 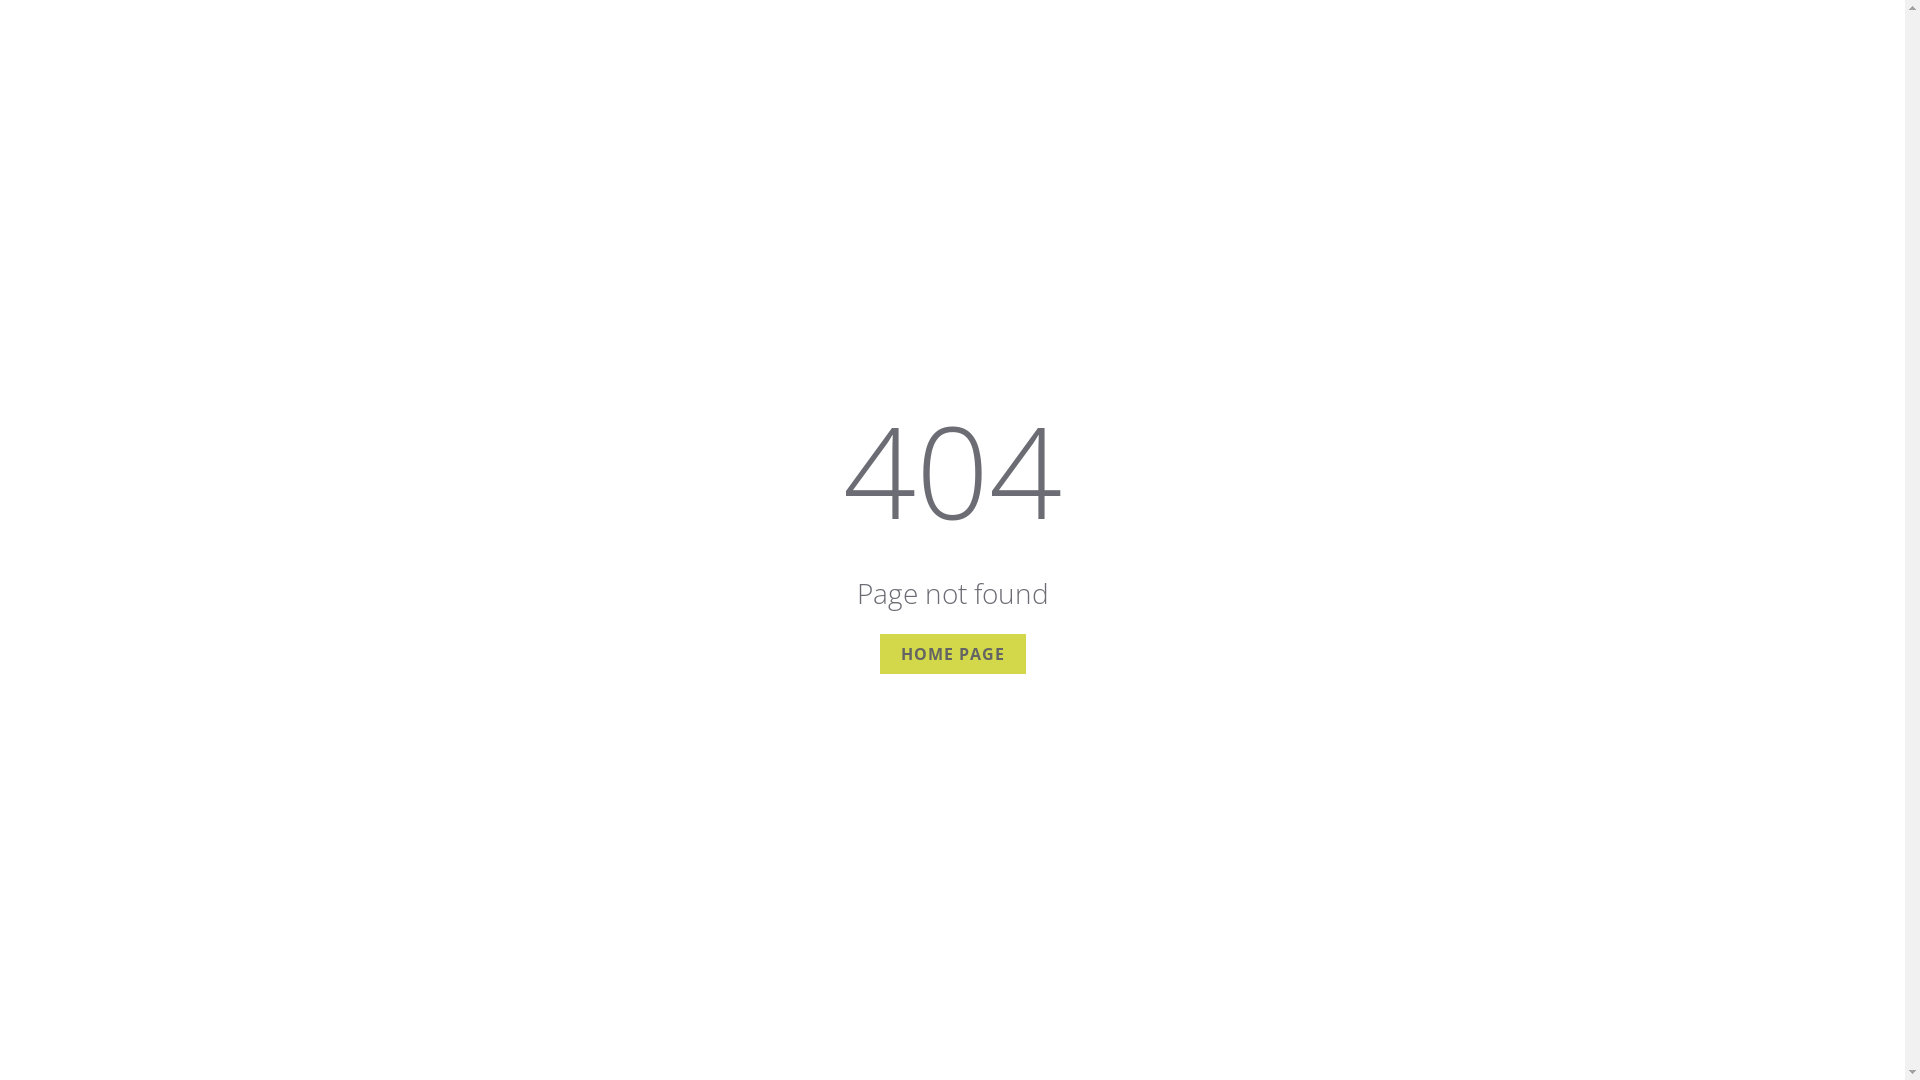 I want to click on 'HOME PAGE', so click(x=879, y=654).